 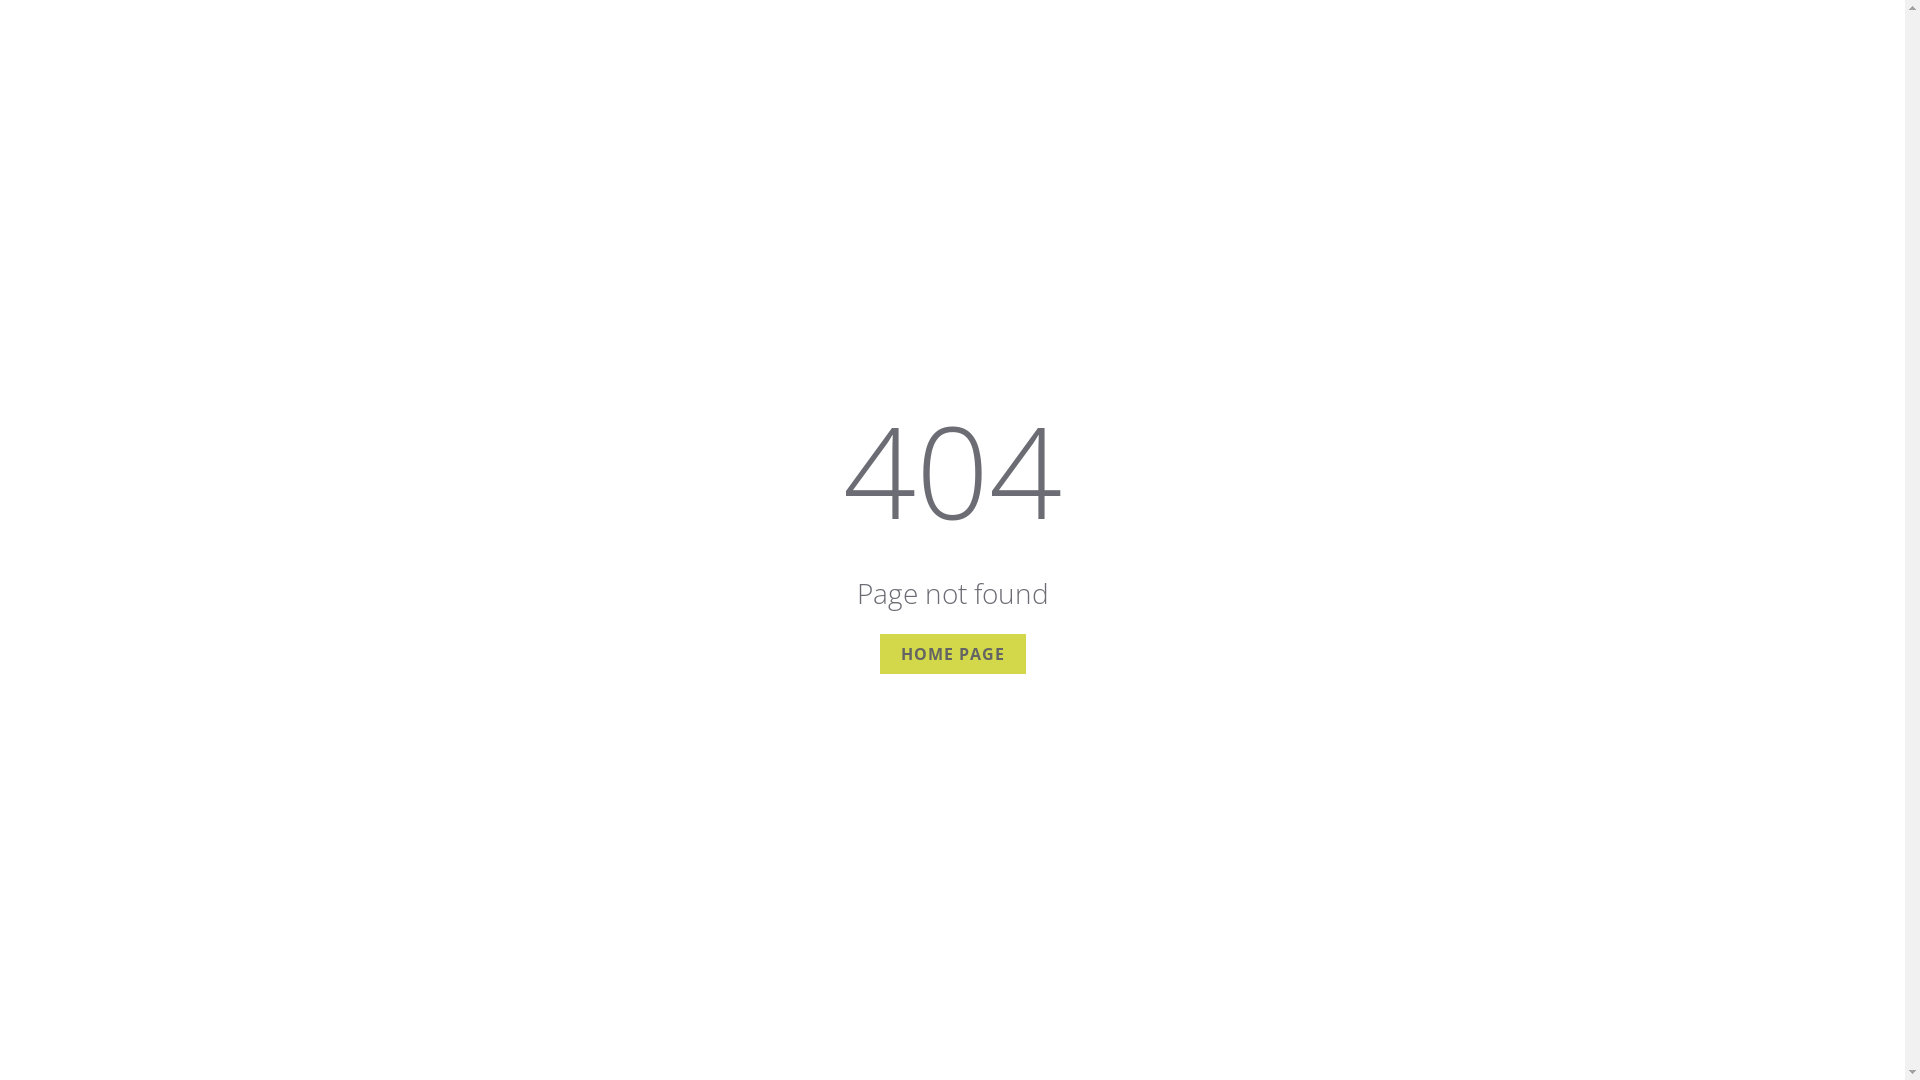 I want to click on 'HOME PAGE', so click(x=879, y=654).